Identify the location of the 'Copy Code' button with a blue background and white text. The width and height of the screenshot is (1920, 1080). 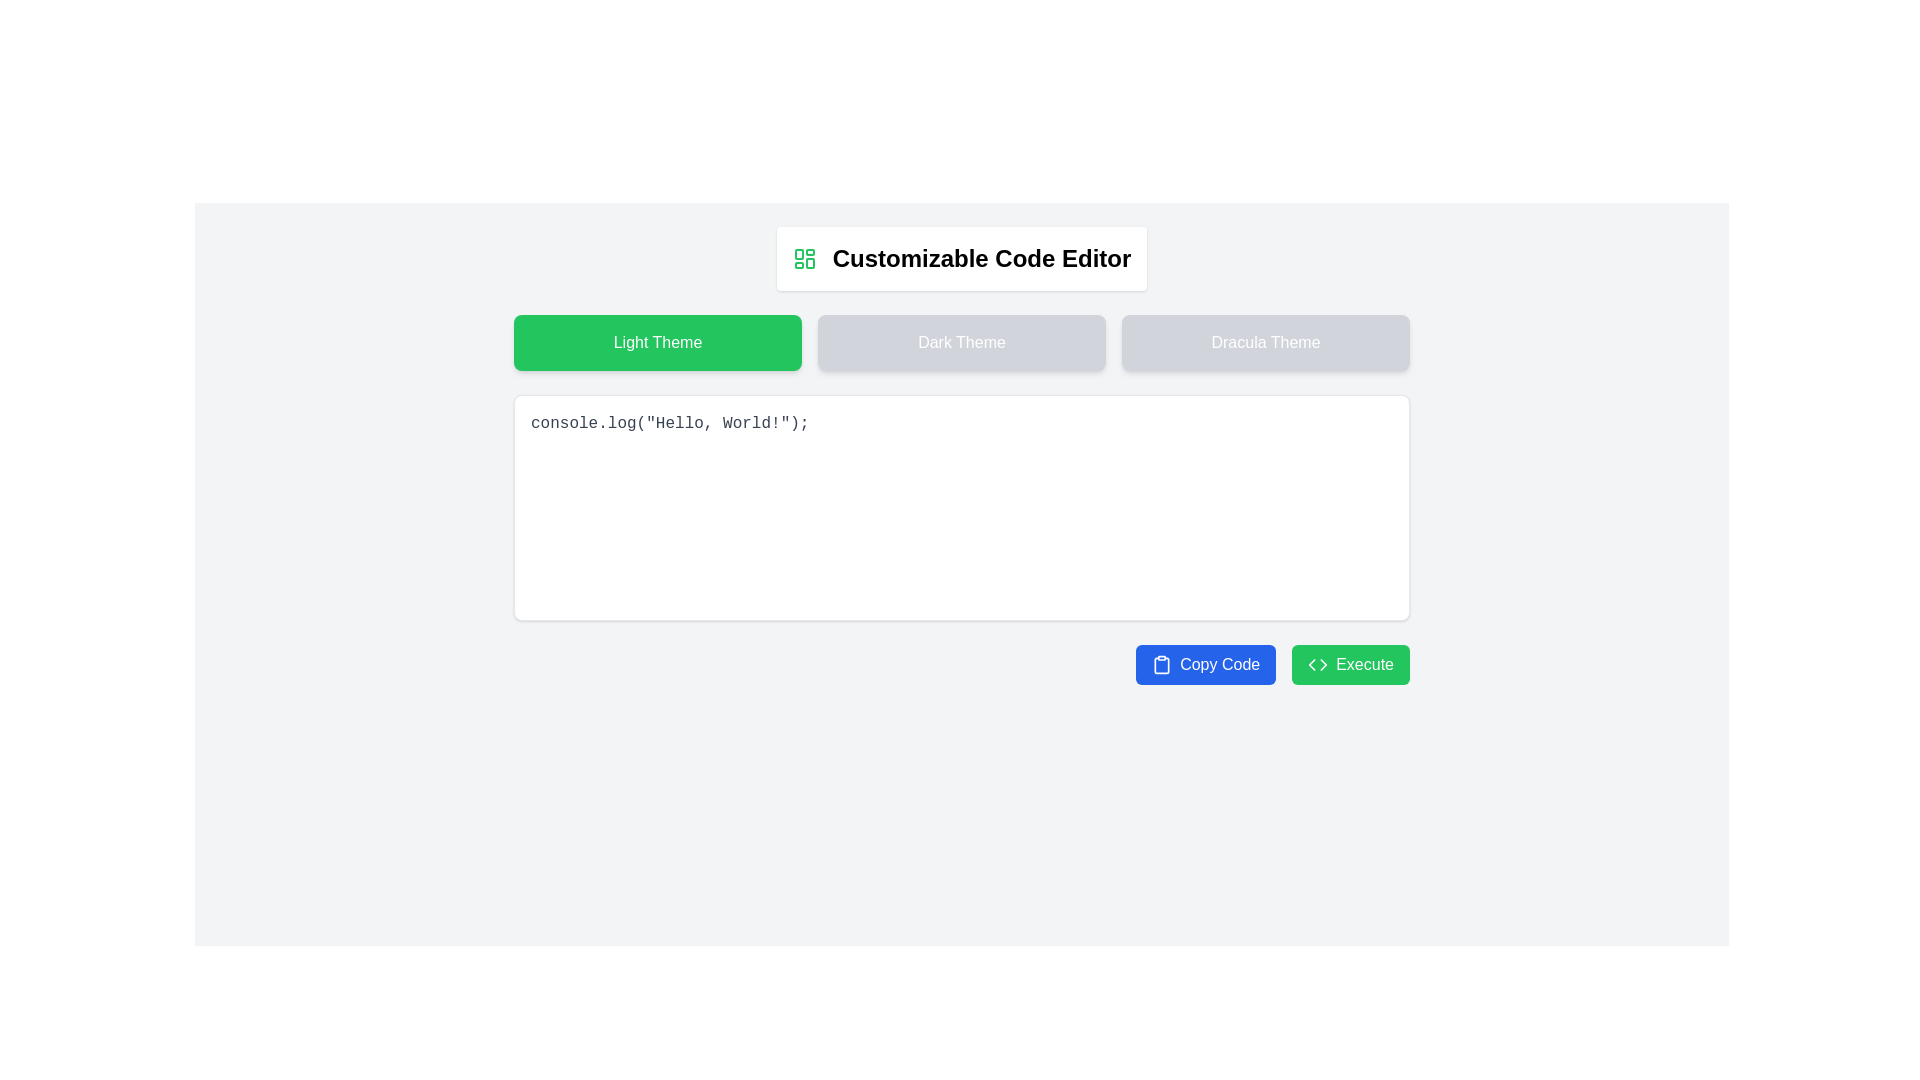
(1205, 664).